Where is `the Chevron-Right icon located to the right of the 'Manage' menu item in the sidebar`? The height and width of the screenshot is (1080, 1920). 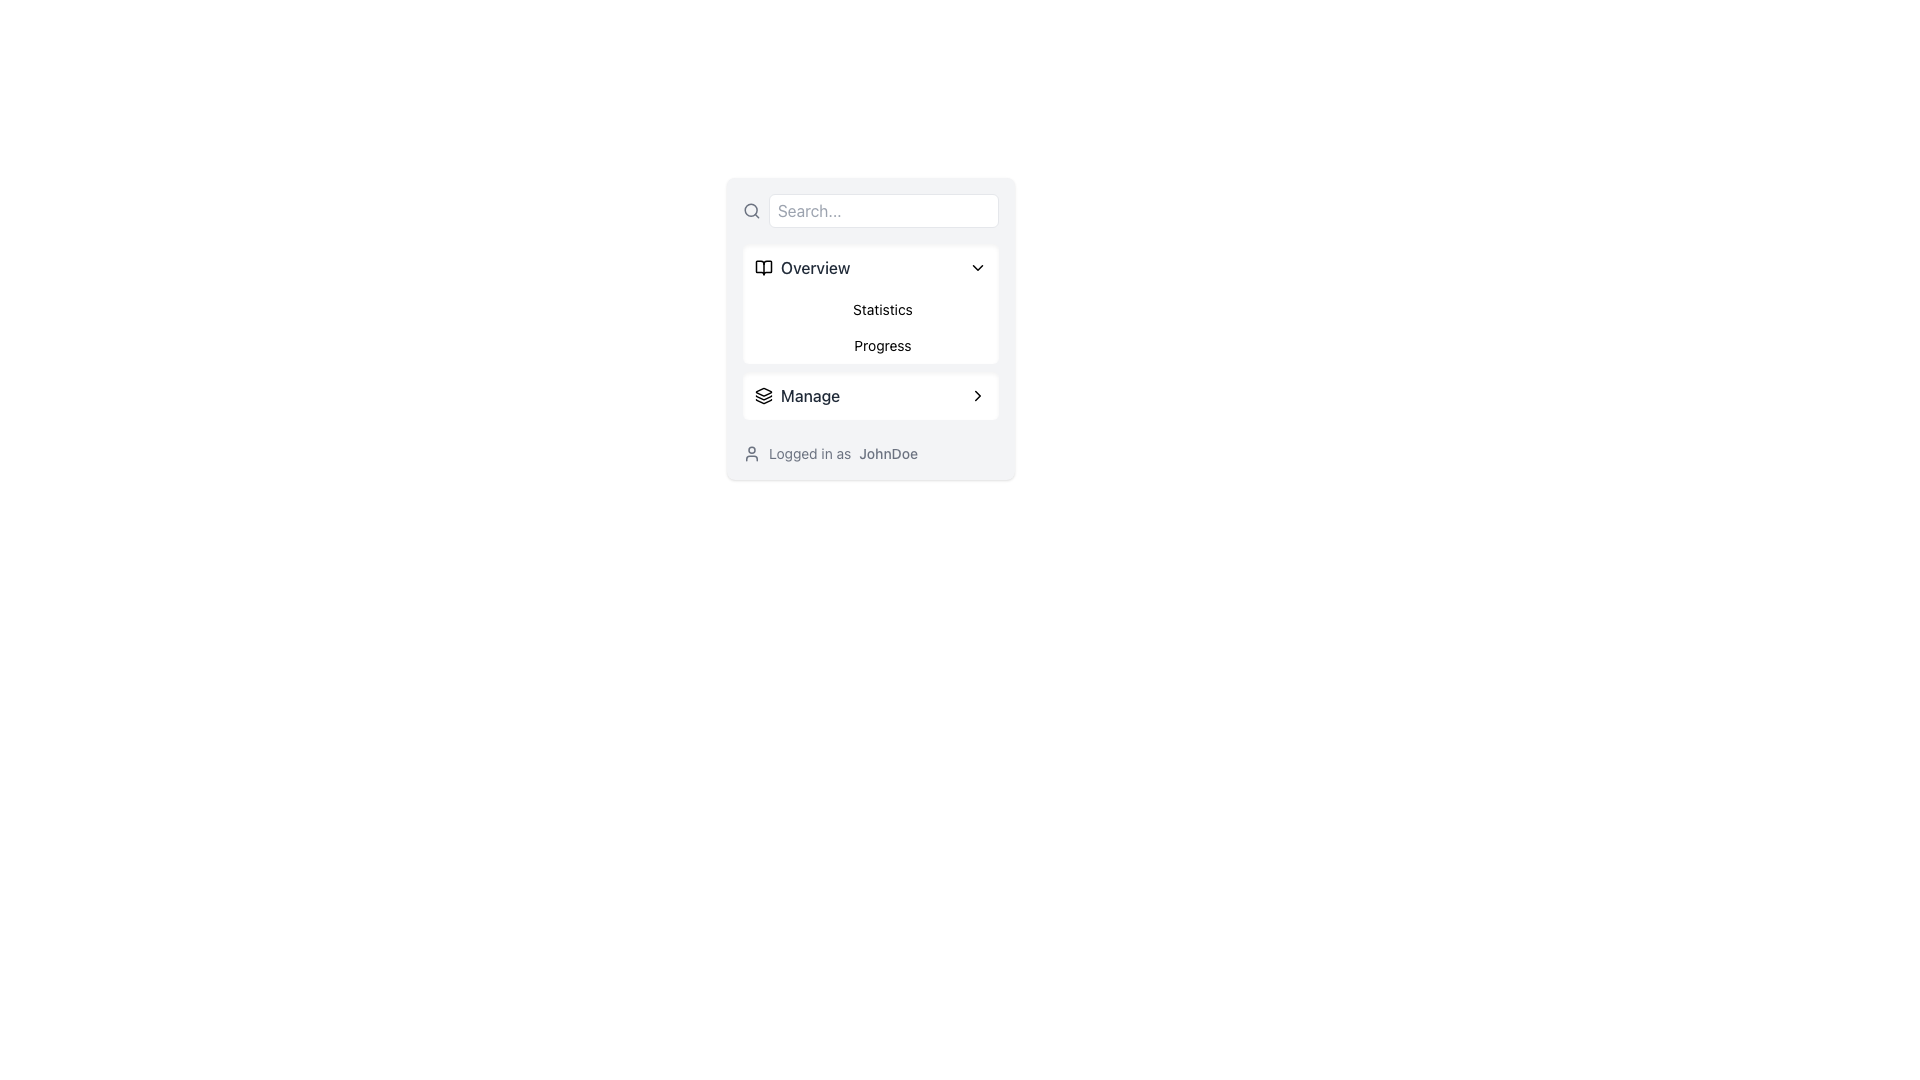 the Chevron-Right icon located to the right of the 'Manage' menu item in the sidebar is located at coordinates (978, 396).